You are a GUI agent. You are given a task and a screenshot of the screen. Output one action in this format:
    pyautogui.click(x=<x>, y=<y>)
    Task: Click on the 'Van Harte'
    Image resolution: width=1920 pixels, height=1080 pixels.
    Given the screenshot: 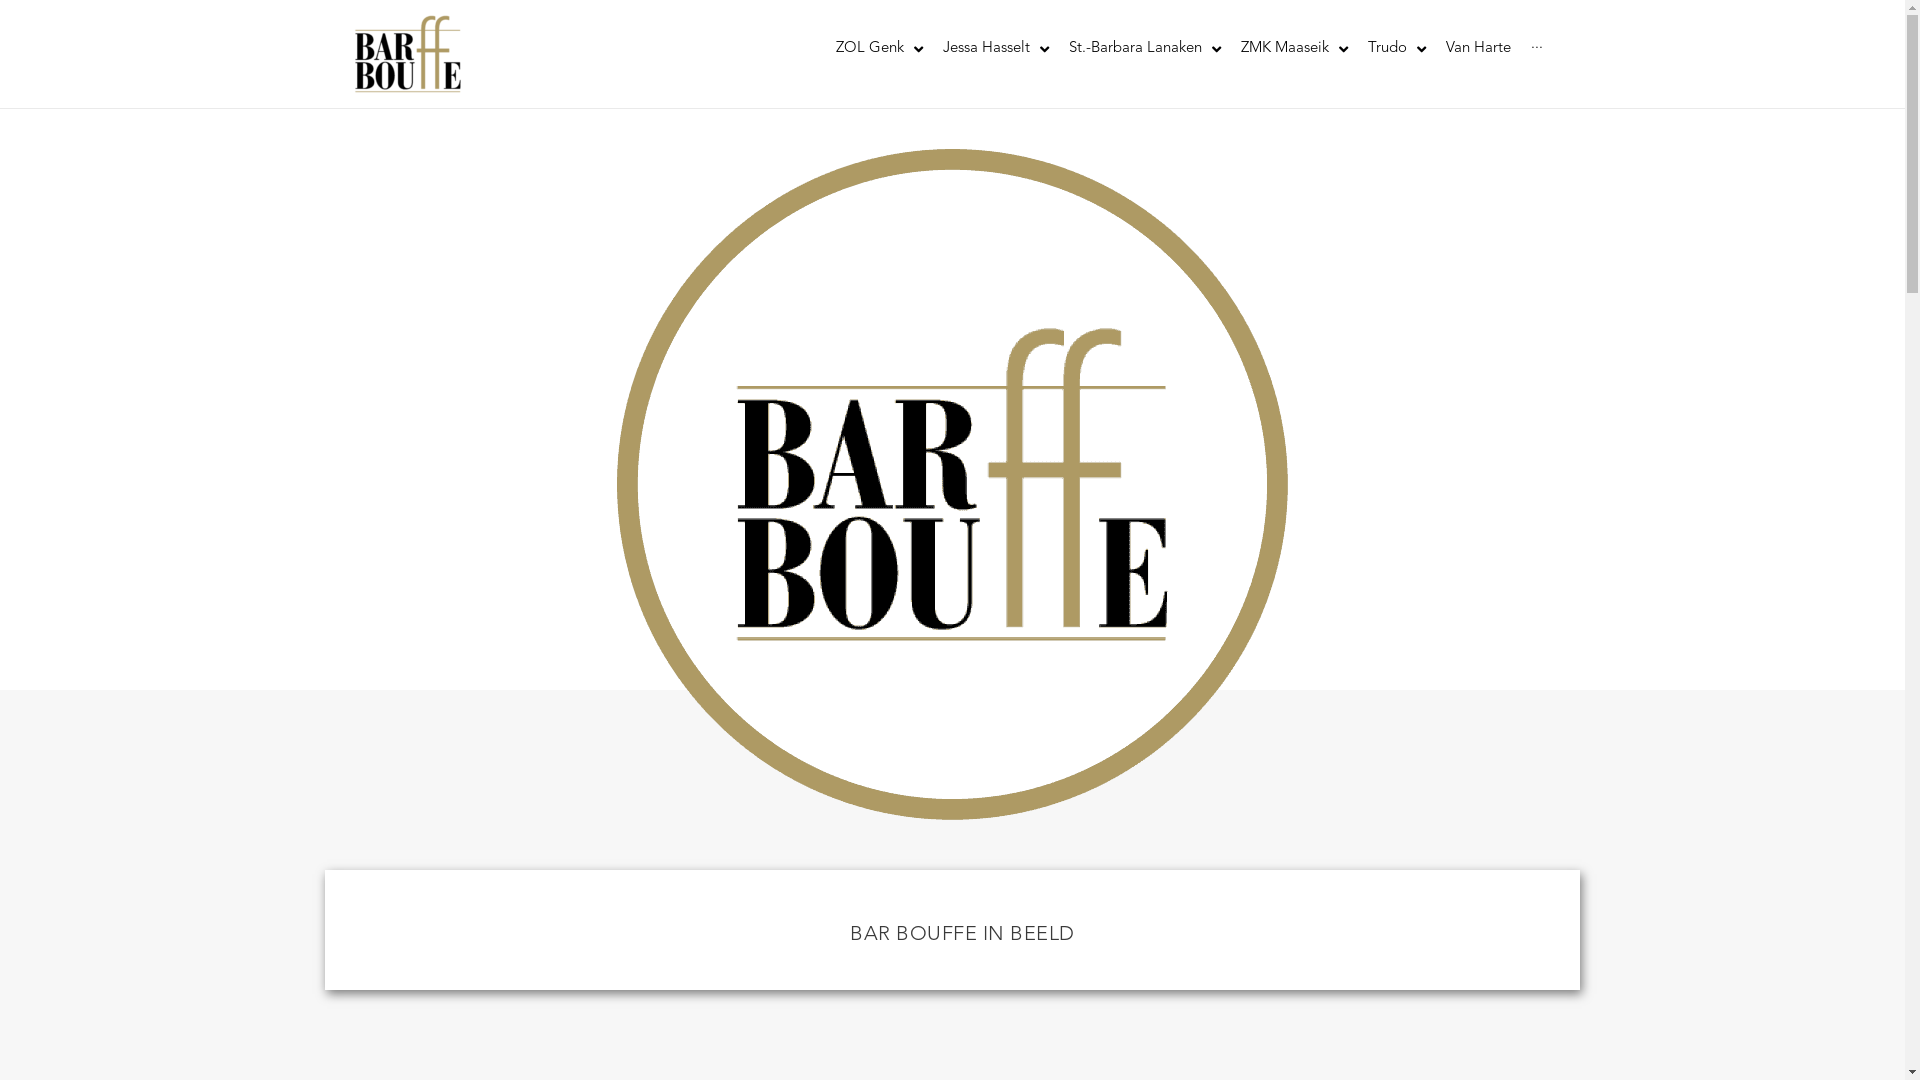 What is the action you would take?
    pyautogui.click(x=1478, y=48)
    